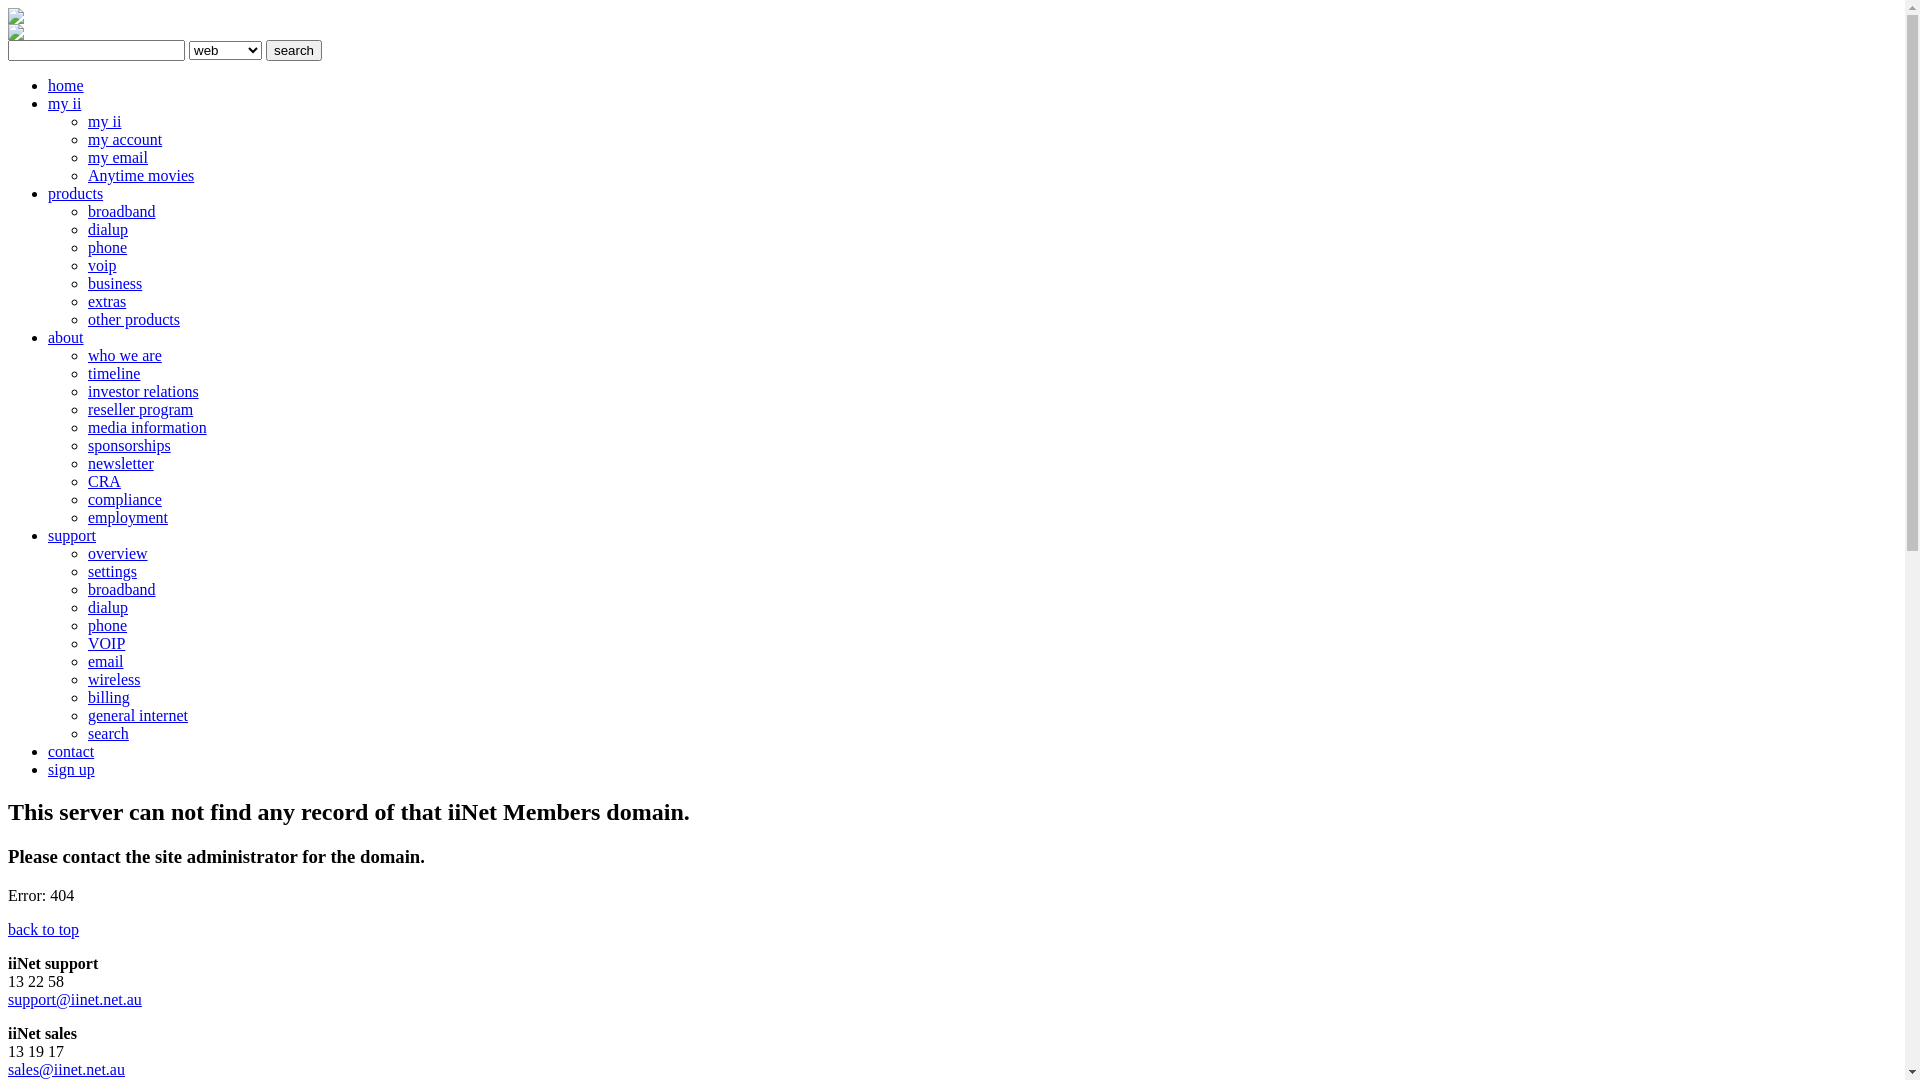 Image resolution: width=1920 pixels, height=1080 pixels. I want to click on 'broadband', so click(86, 588).